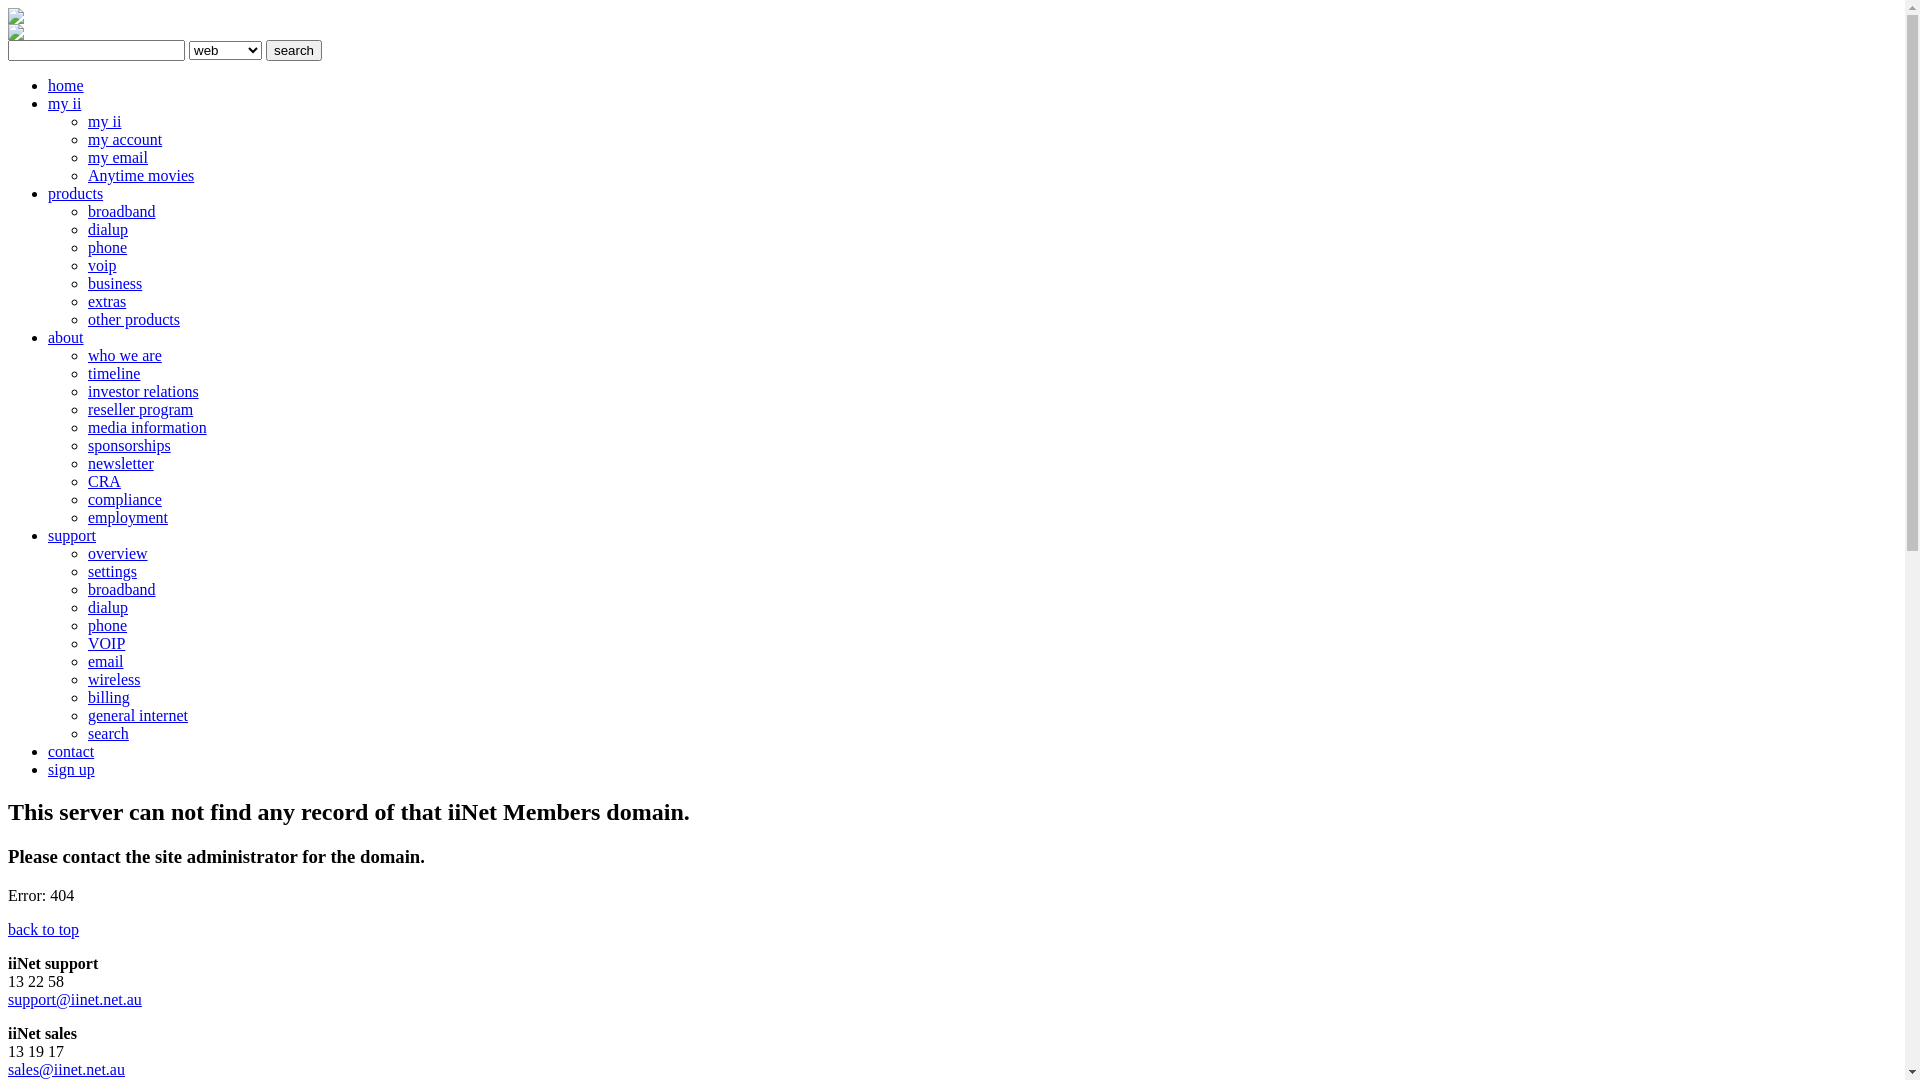 Image resolution: width=1920 pixels, height=1080 pixels. I want to click on 'broadband', so click(86, 588).